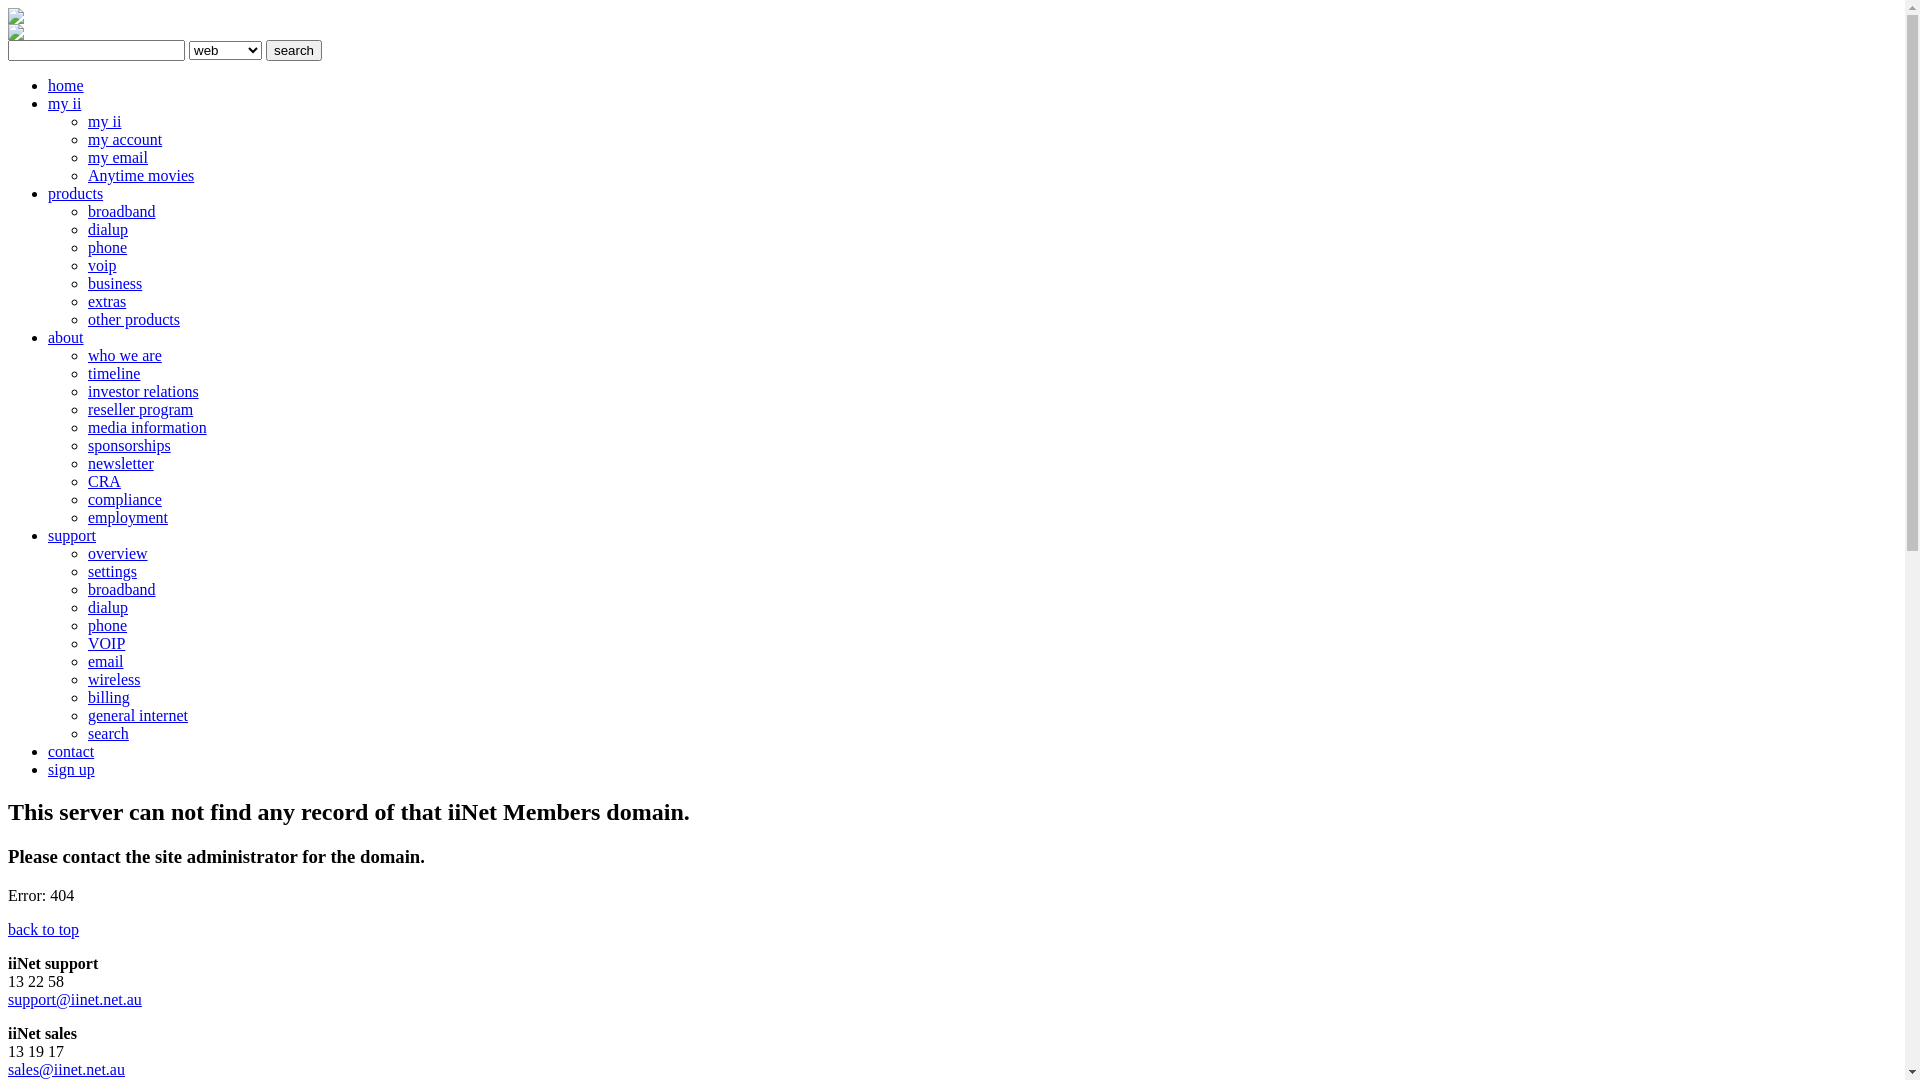 Image resolution: width=1920 pixels, height=1080 pixels. I want to click on 'broadband', so click(86, 588).